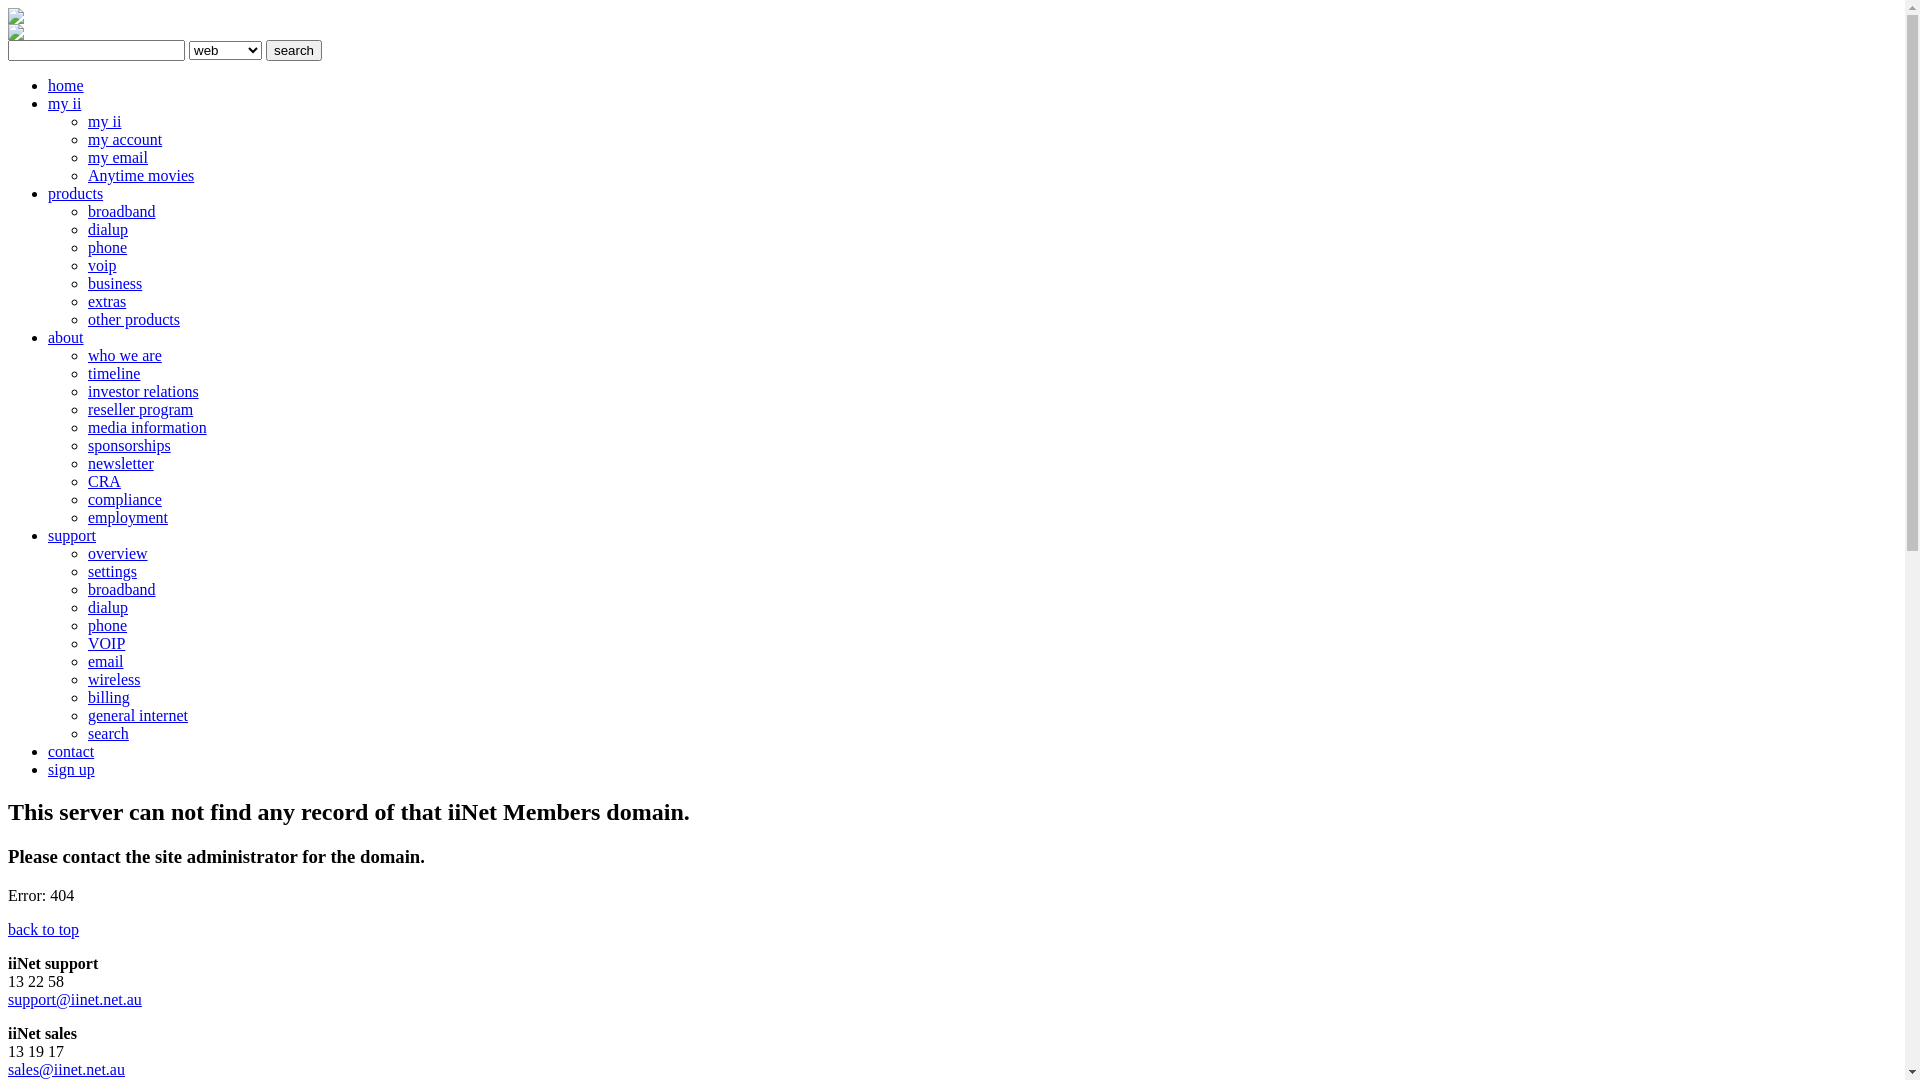 Image resolution: width=1920 pixels, height=1080 pixels. I want to click on 'broadband', so click(86, 588).